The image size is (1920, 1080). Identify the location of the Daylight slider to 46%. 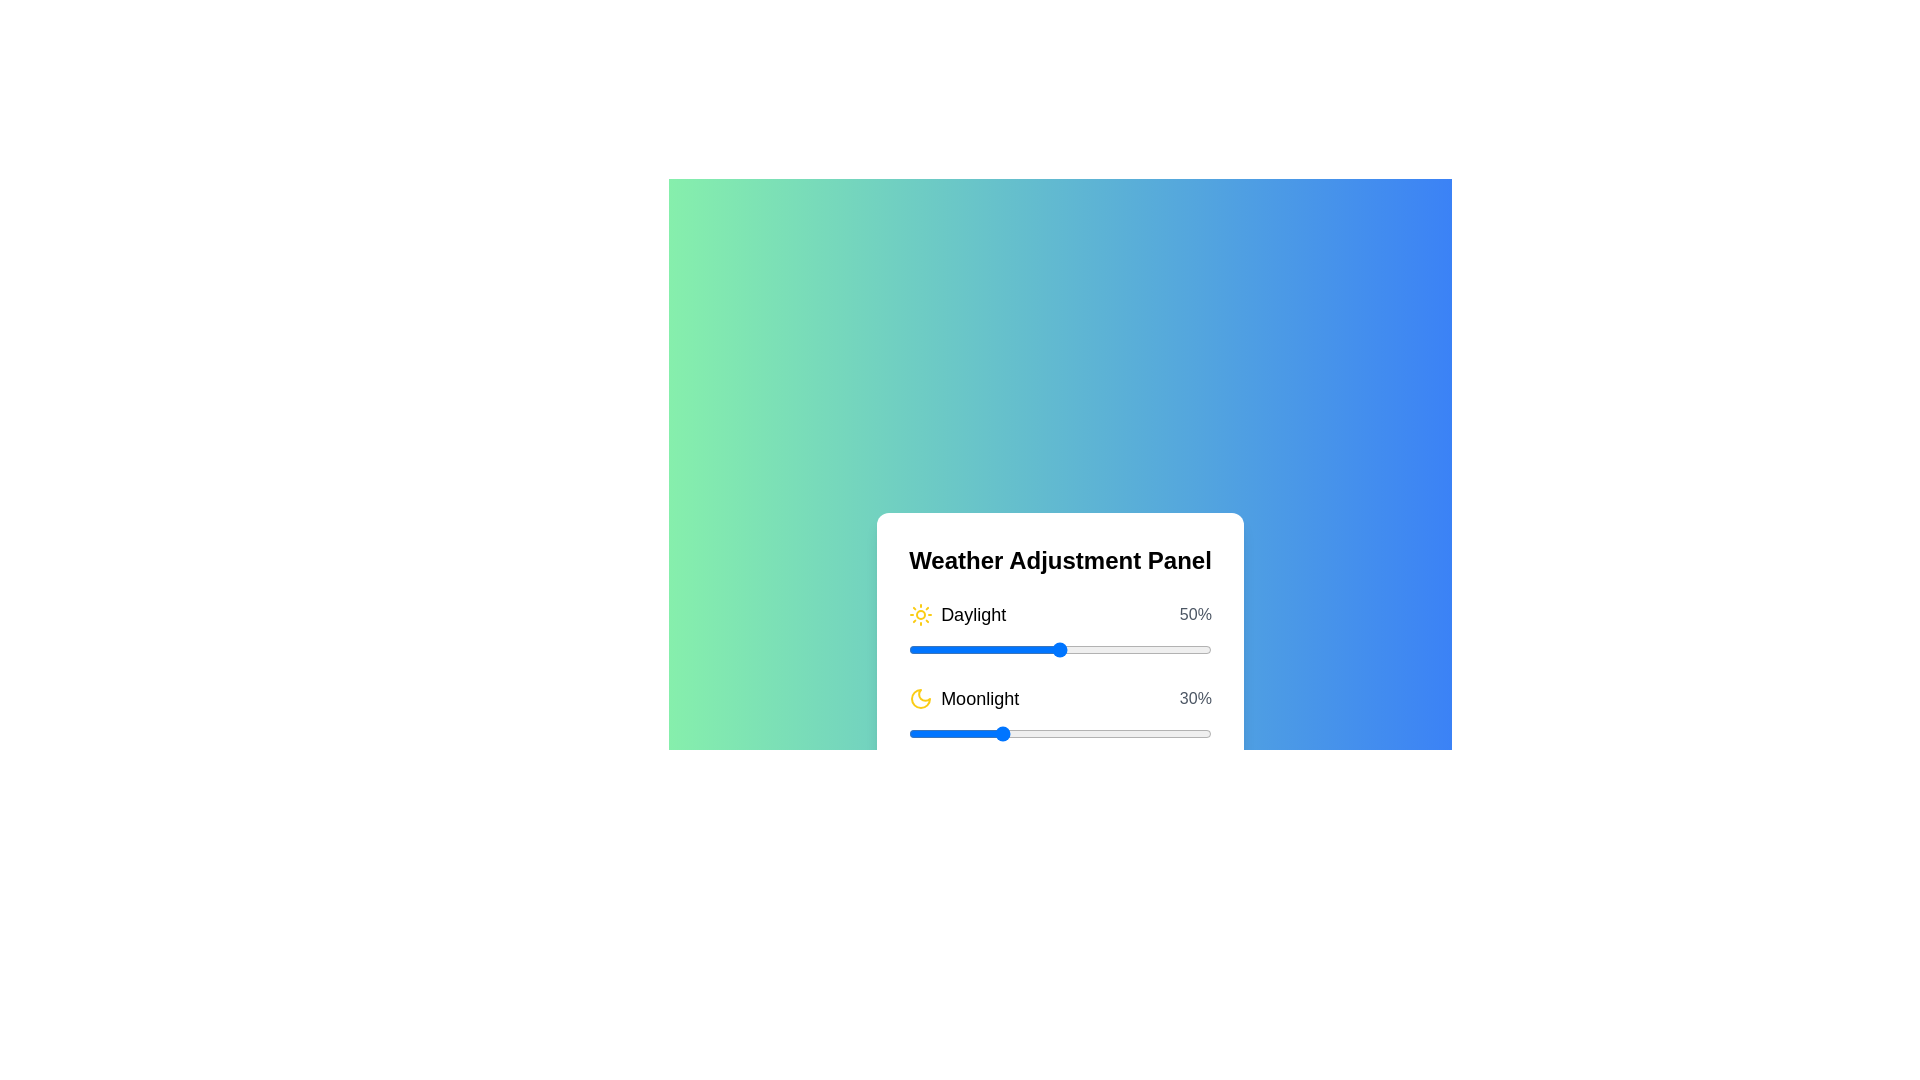
(1047, 650).